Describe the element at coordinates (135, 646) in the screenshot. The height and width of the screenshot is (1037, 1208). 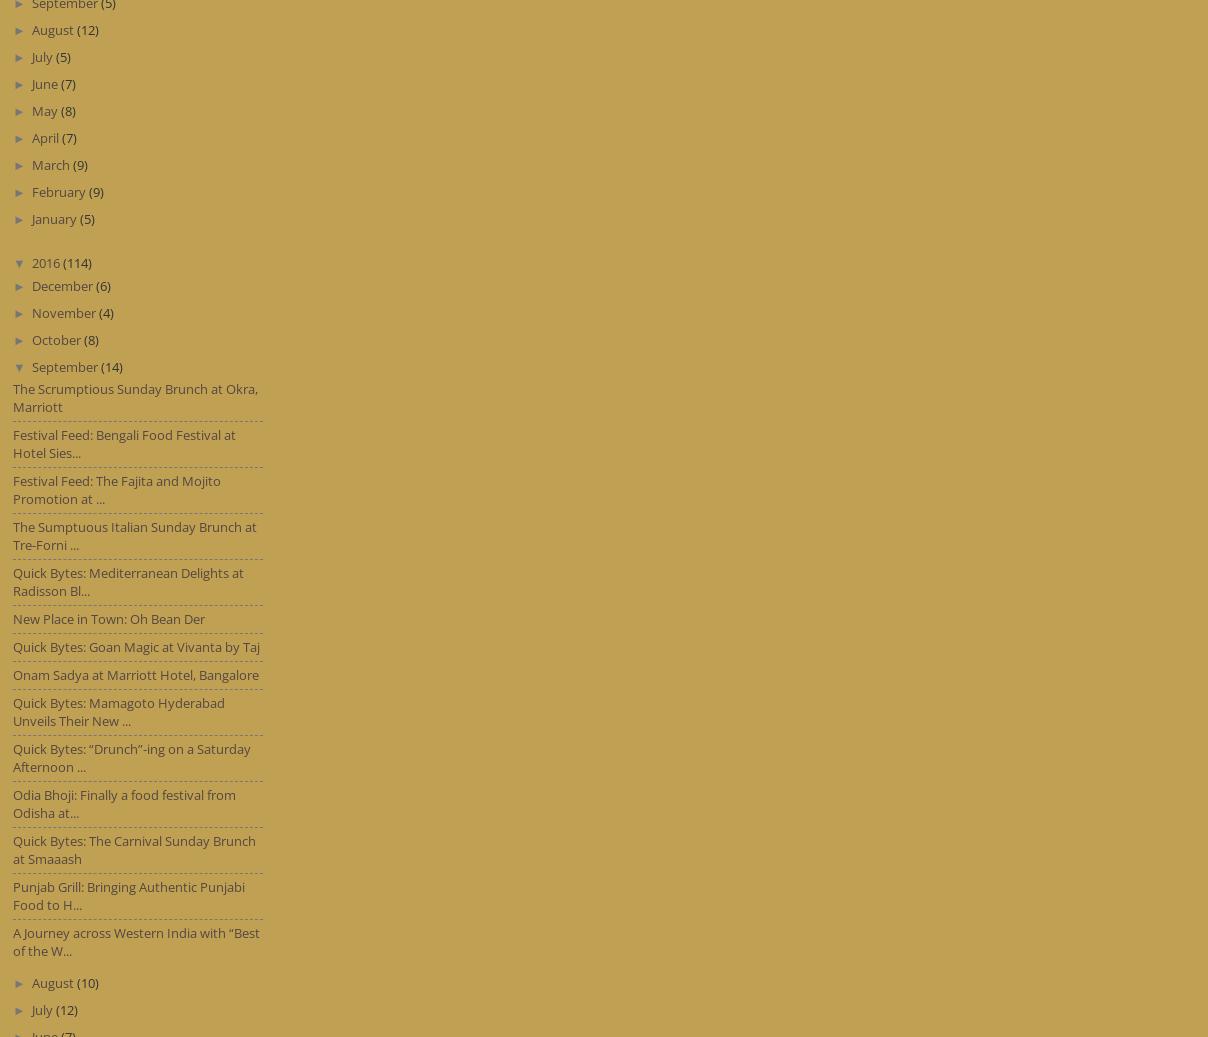
I see `'Quick Bytes: Goan Magic at Vivanta by Taj'` at that location.